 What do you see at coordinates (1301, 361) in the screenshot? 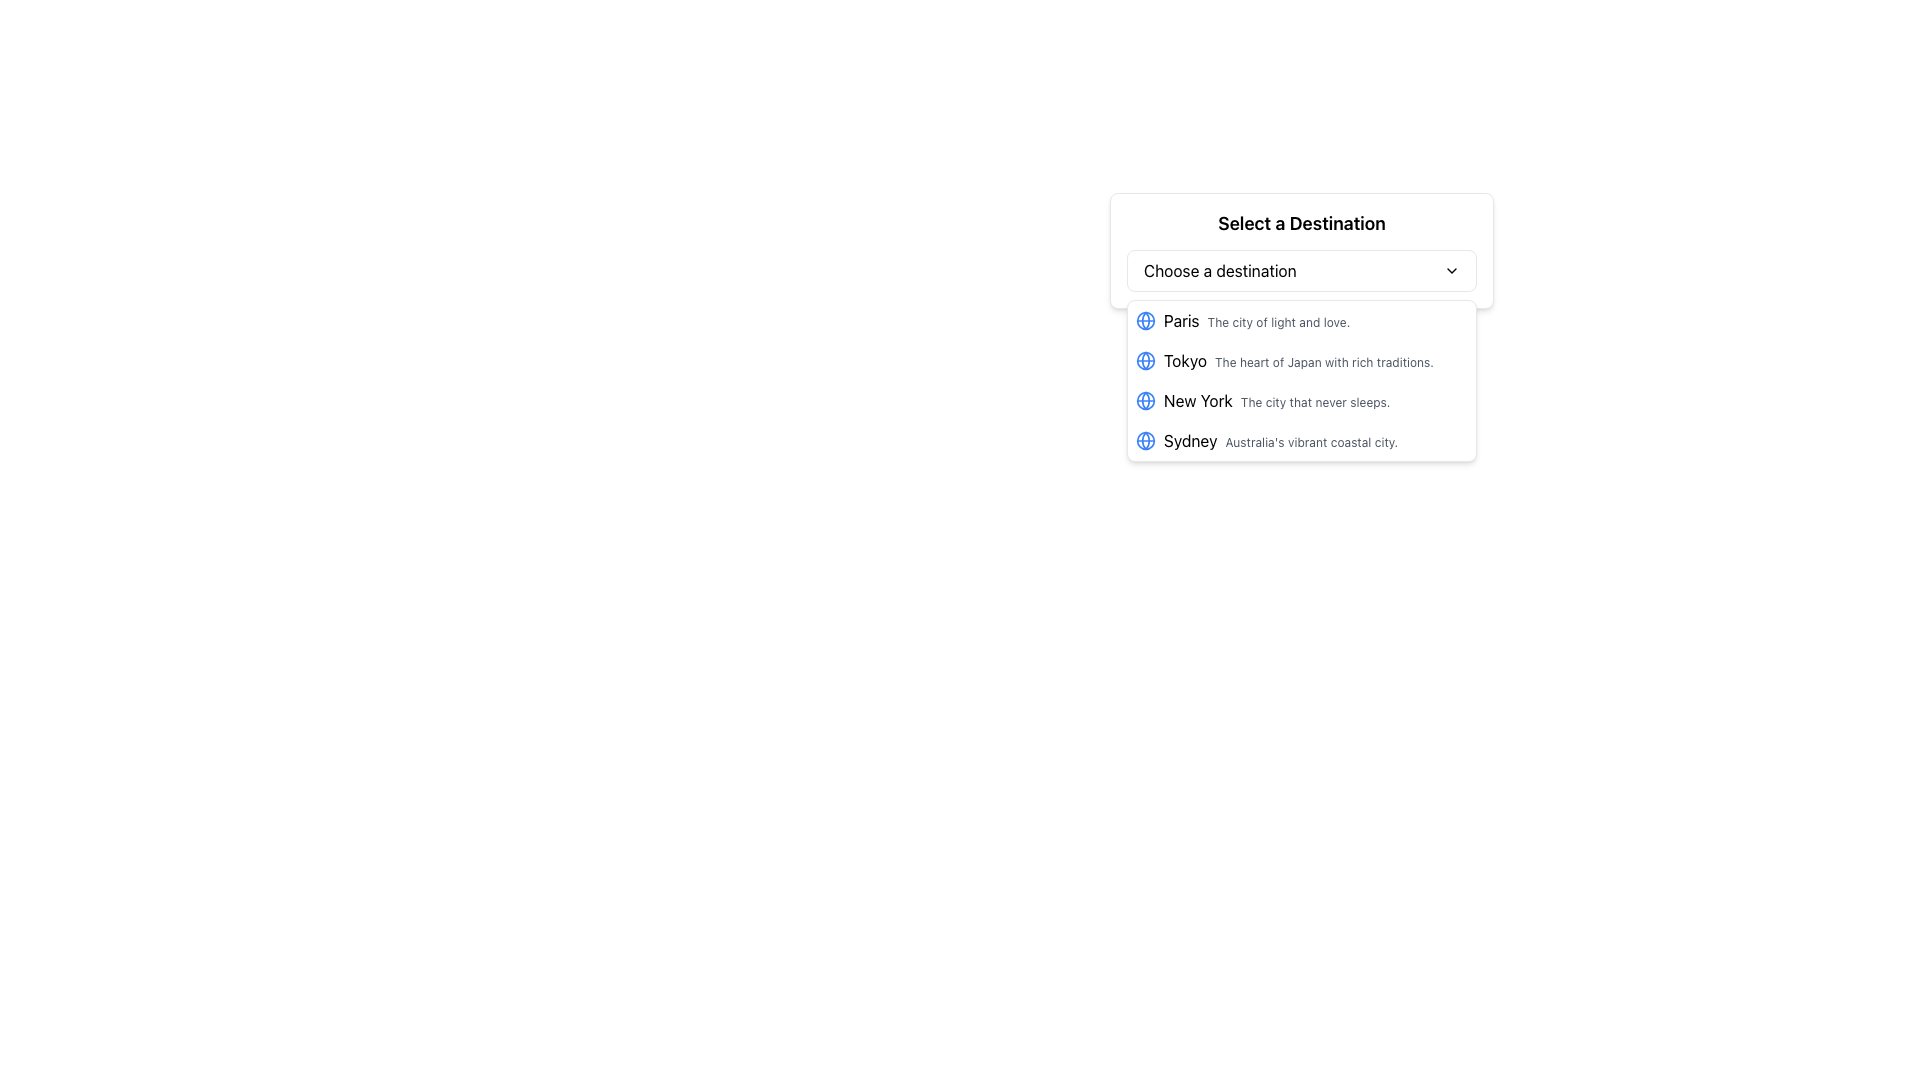
I see `the text-based list item titled 'Tokyo'` at bounding box center [1301, 361].